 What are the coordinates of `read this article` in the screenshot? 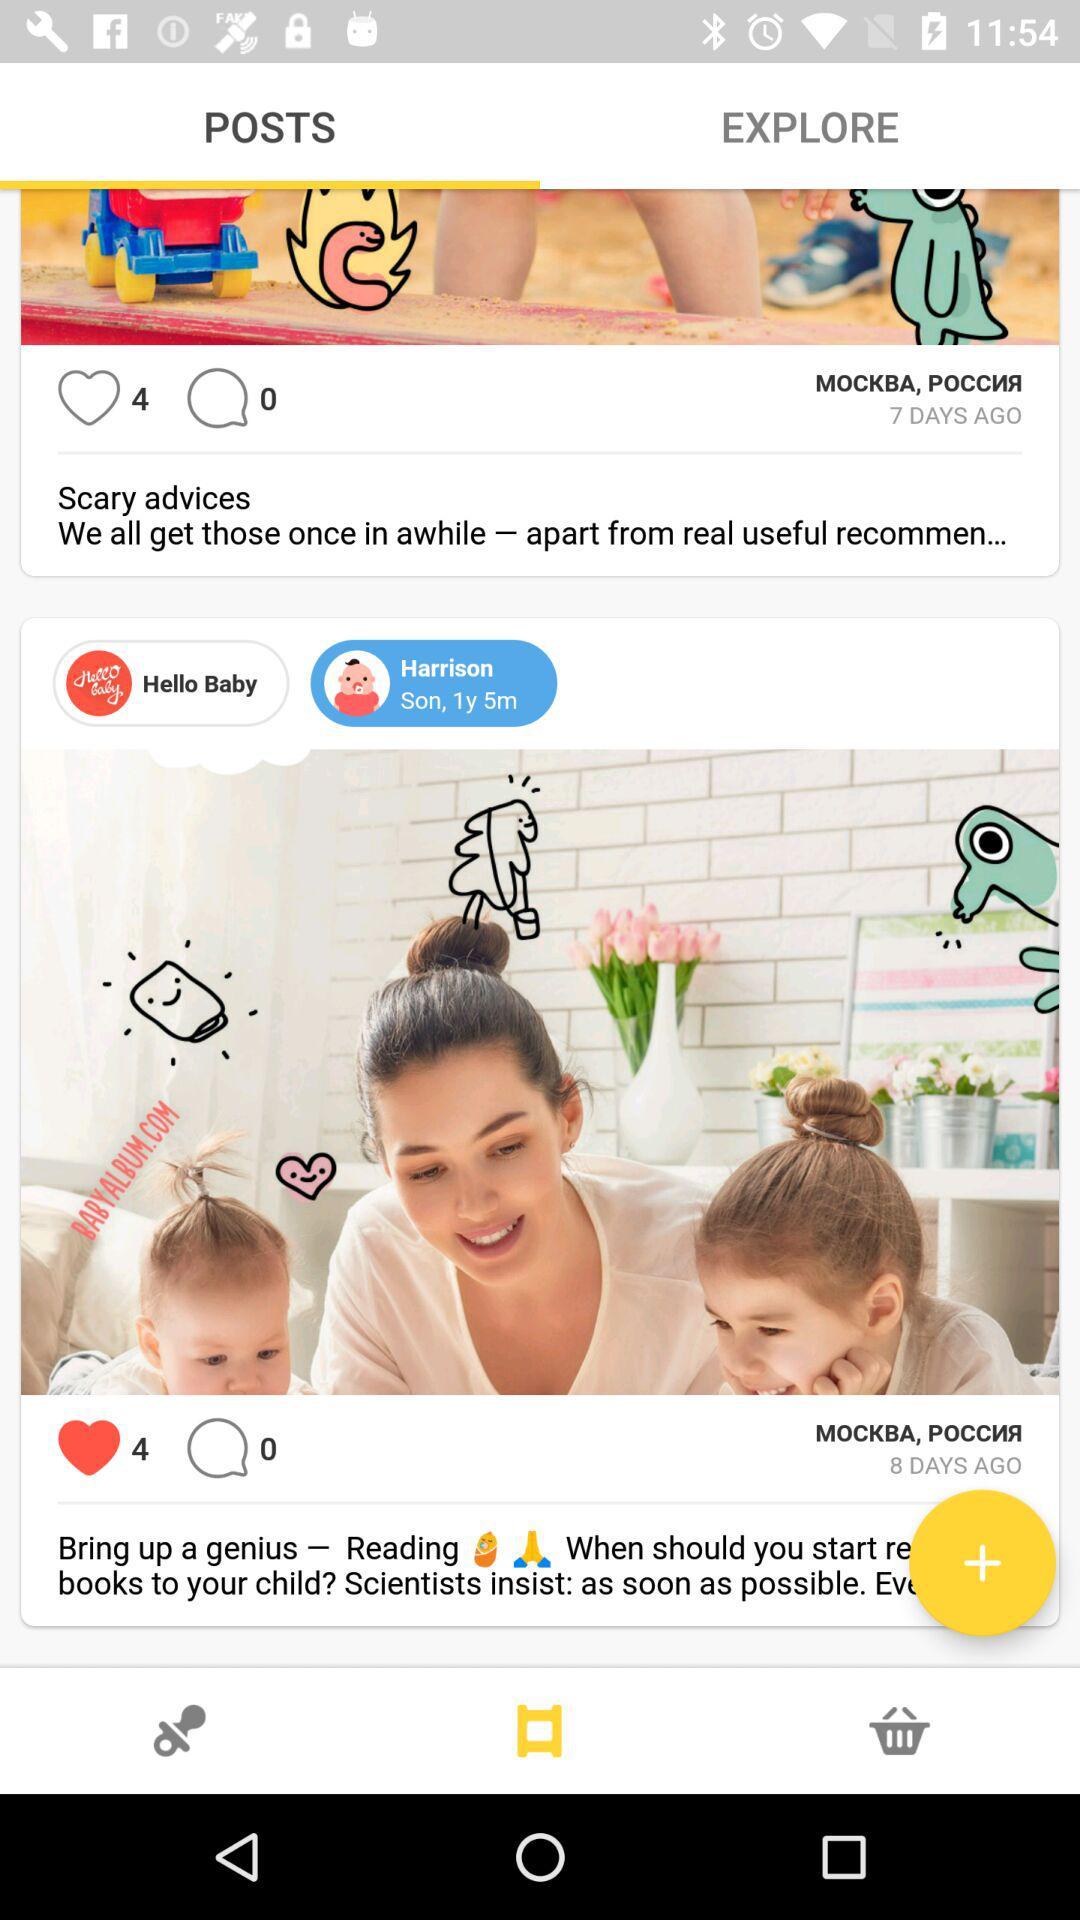 It's located at (981, 1562).